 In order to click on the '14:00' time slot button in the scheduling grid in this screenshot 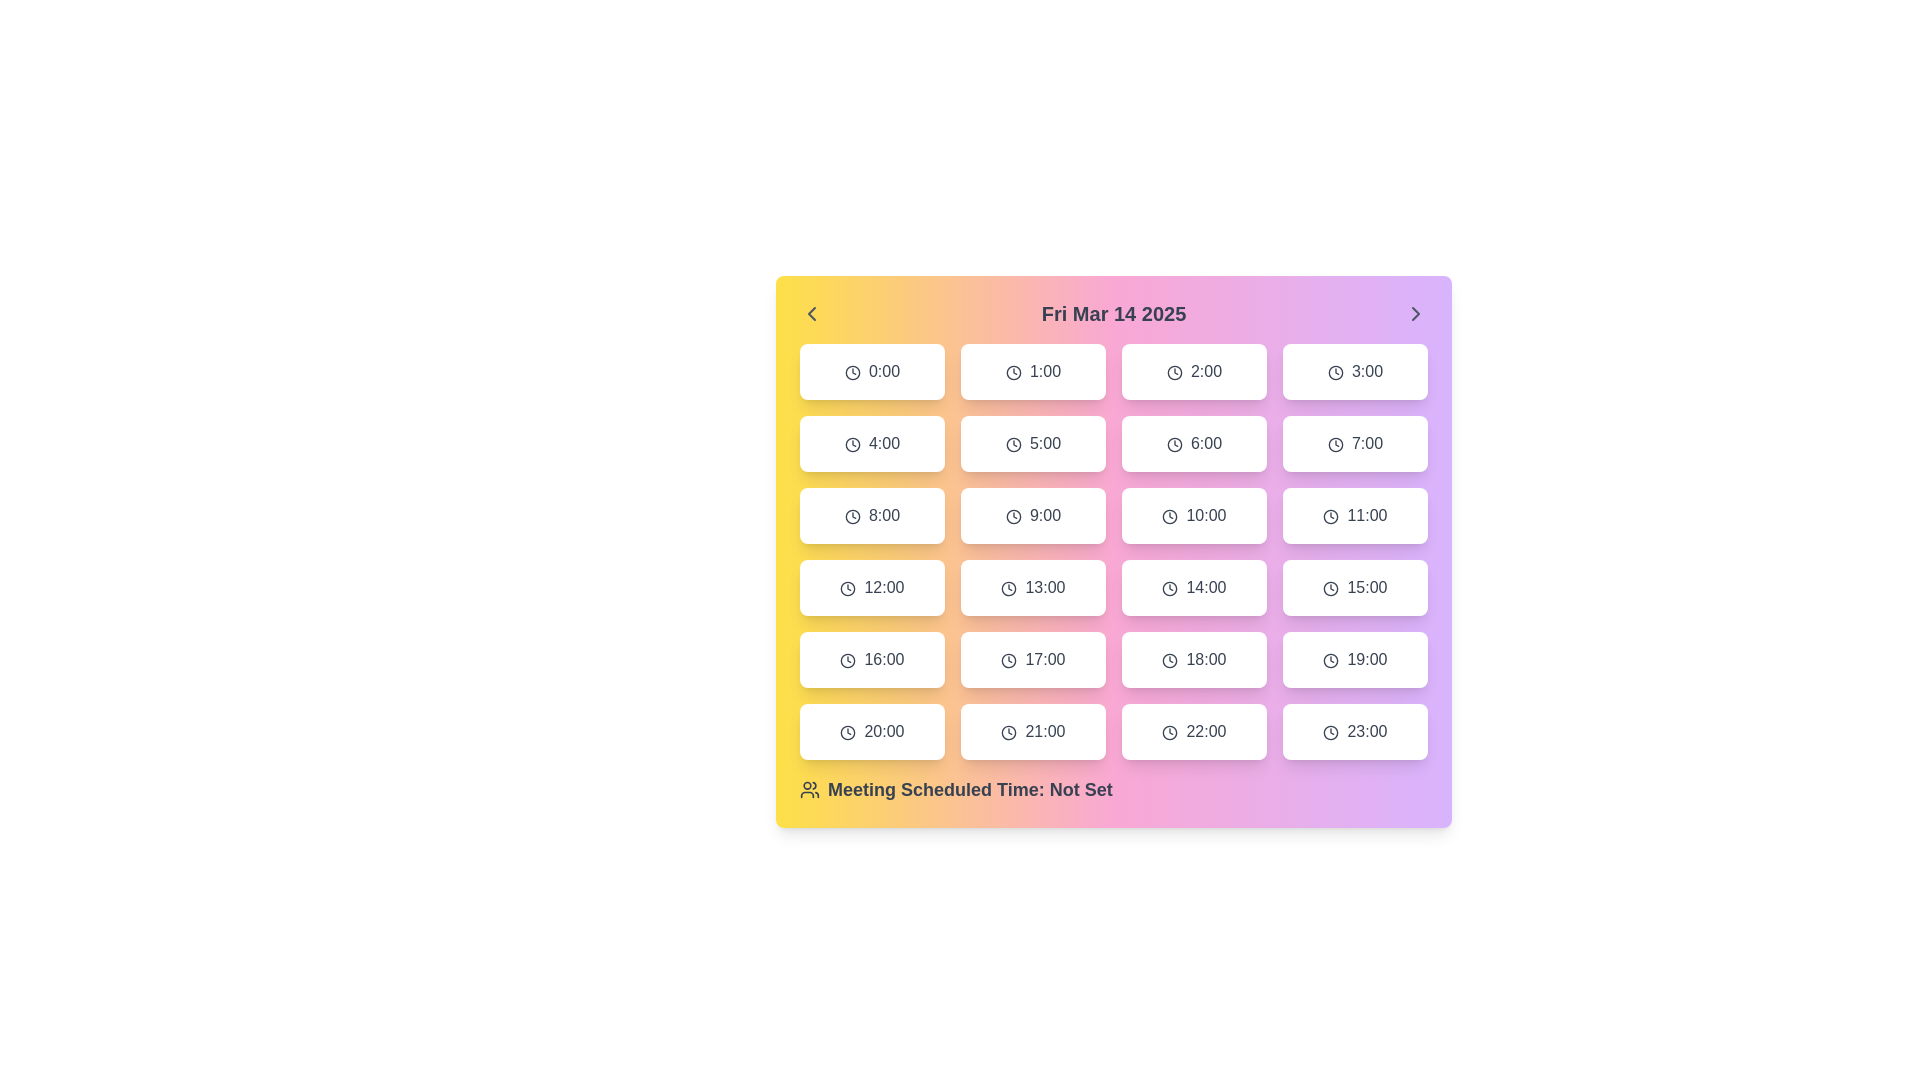, I will do `click(1112, 551)`.